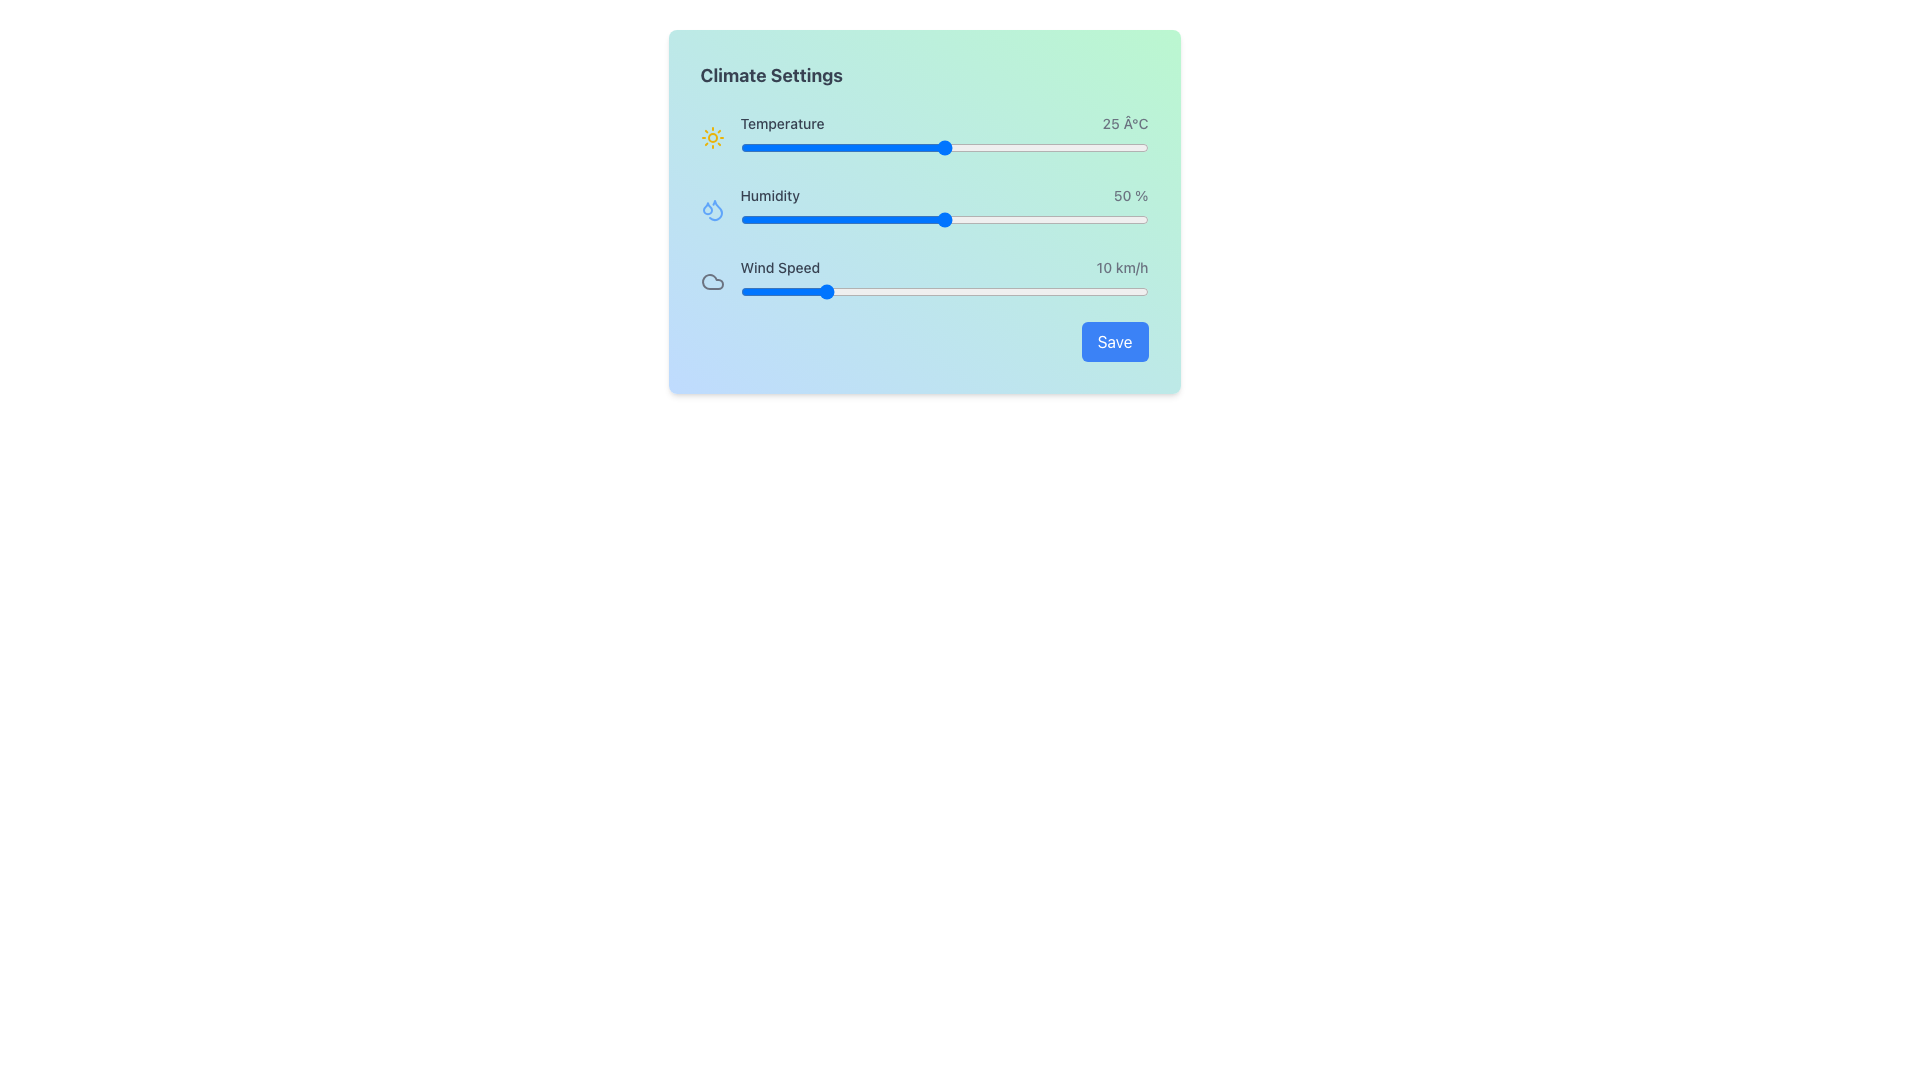  What do you see at coordinates (1017, 146) in the screenshot?
I see `the slider` at bounding box center [1017, 146].